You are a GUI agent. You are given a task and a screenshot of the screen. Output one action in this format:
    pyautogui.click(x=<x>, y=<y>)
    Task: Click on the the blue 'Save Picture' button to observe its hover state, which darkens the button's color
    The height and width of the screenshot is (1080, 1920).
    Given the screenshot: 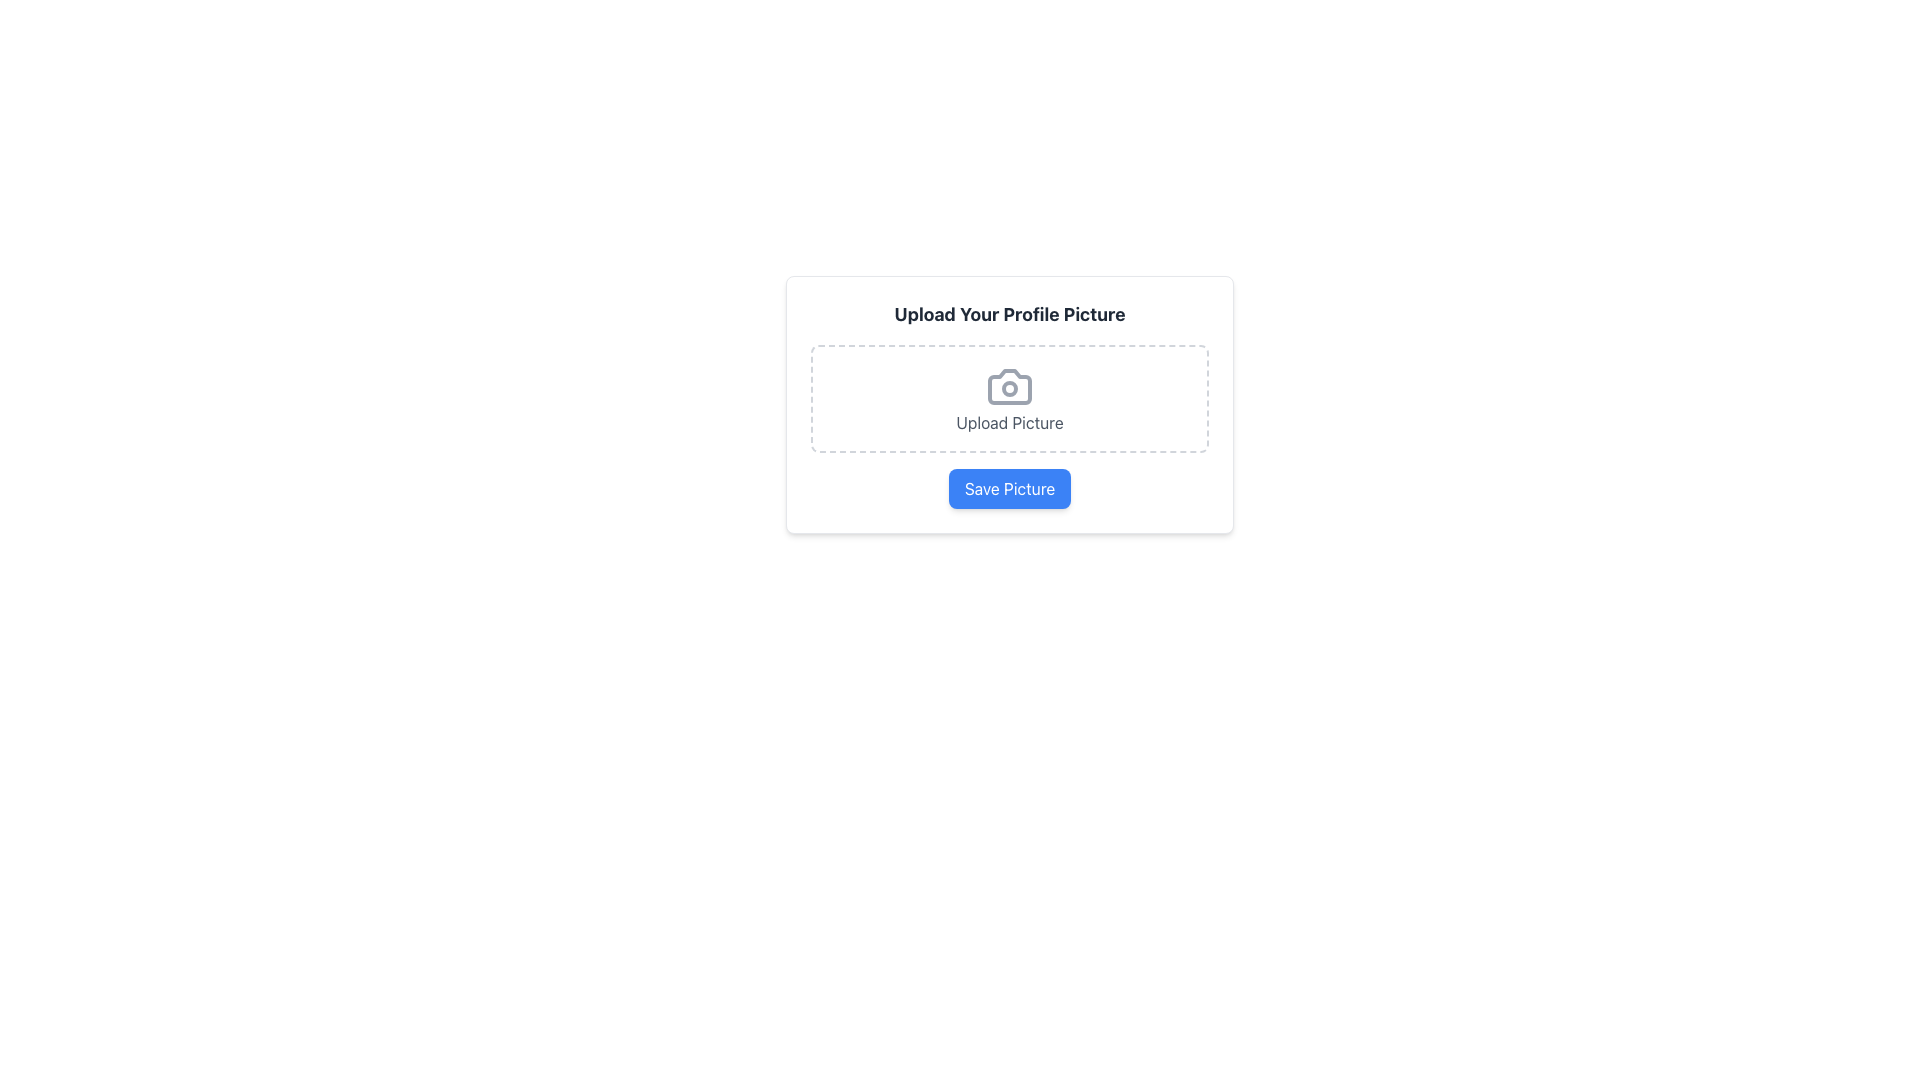 What is the action you would take?
    pyautogui.click(x=1009, y=489)
    